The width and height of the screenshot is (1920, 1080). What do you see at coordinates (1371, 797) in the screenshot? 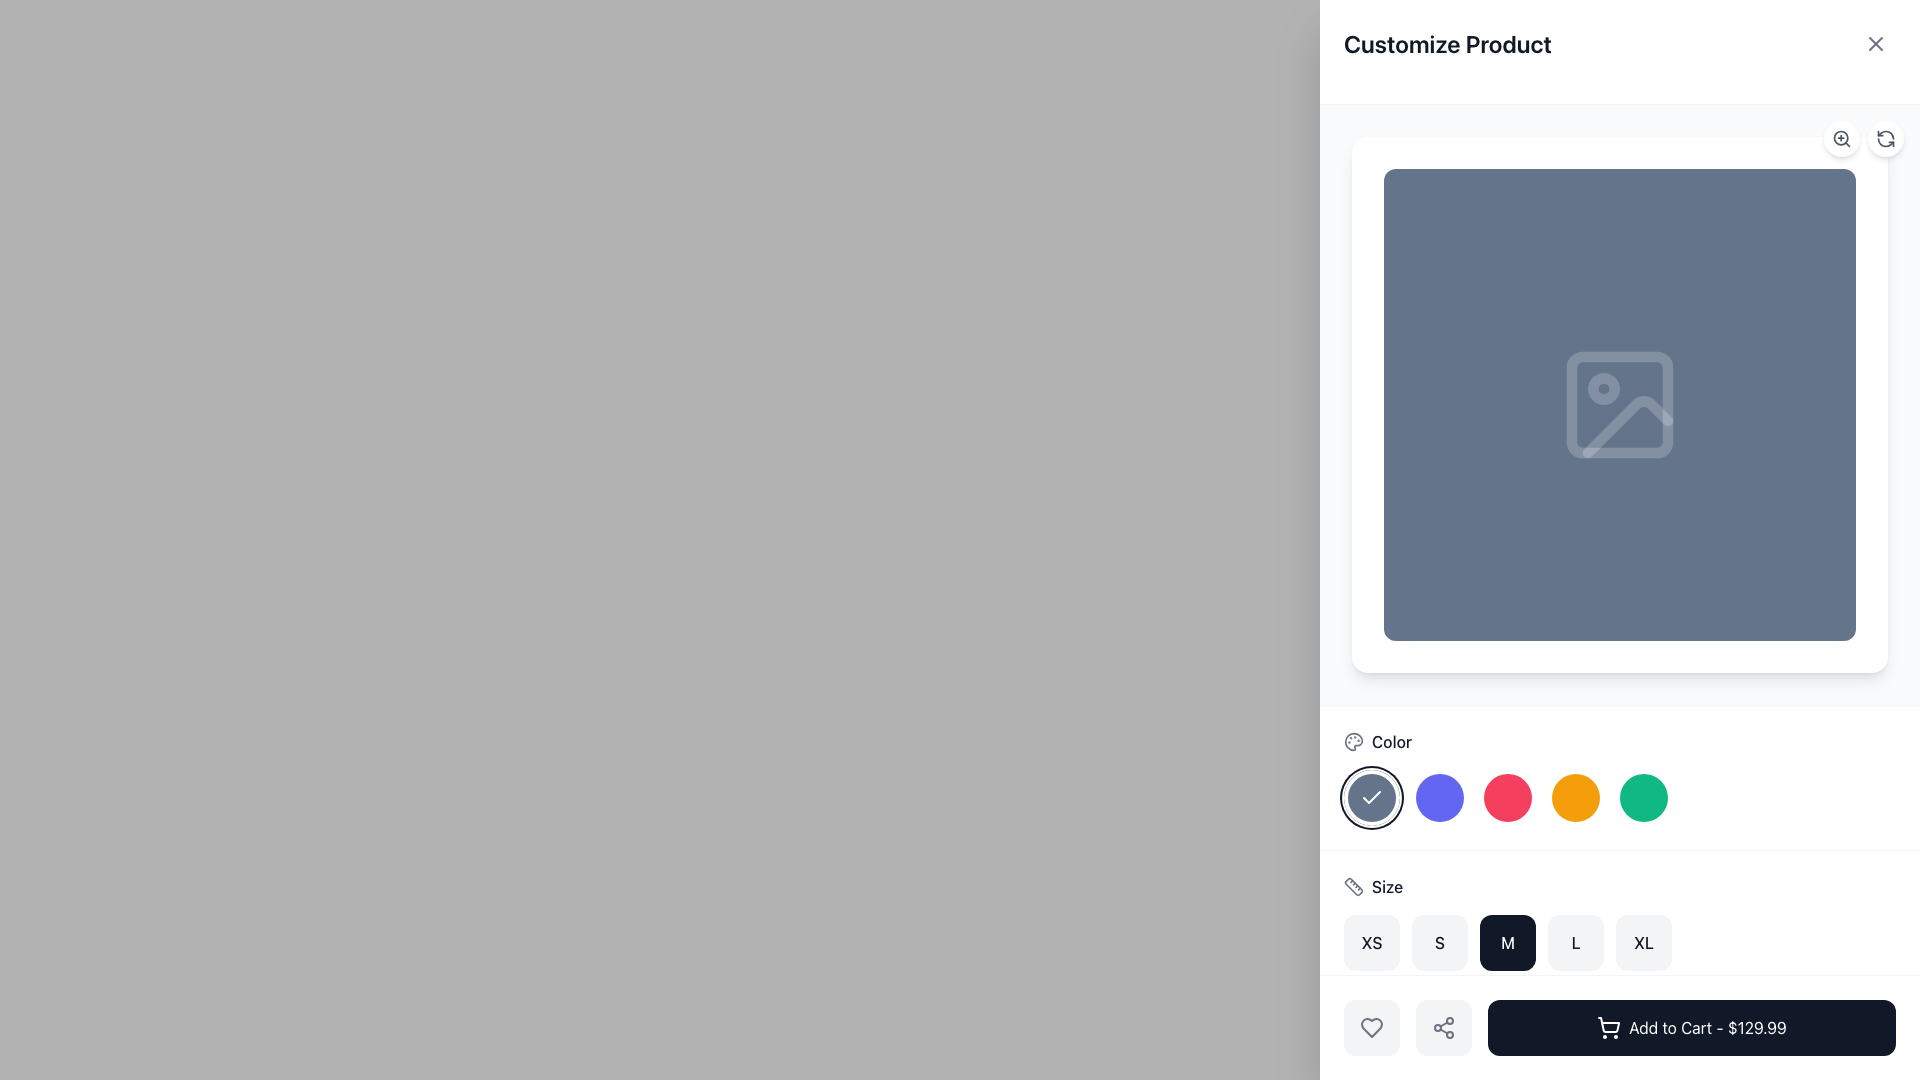
I see `the first selectable color button, which is a circular icon with a check mark symbol centered inside` at bounding box center [1371, 797].